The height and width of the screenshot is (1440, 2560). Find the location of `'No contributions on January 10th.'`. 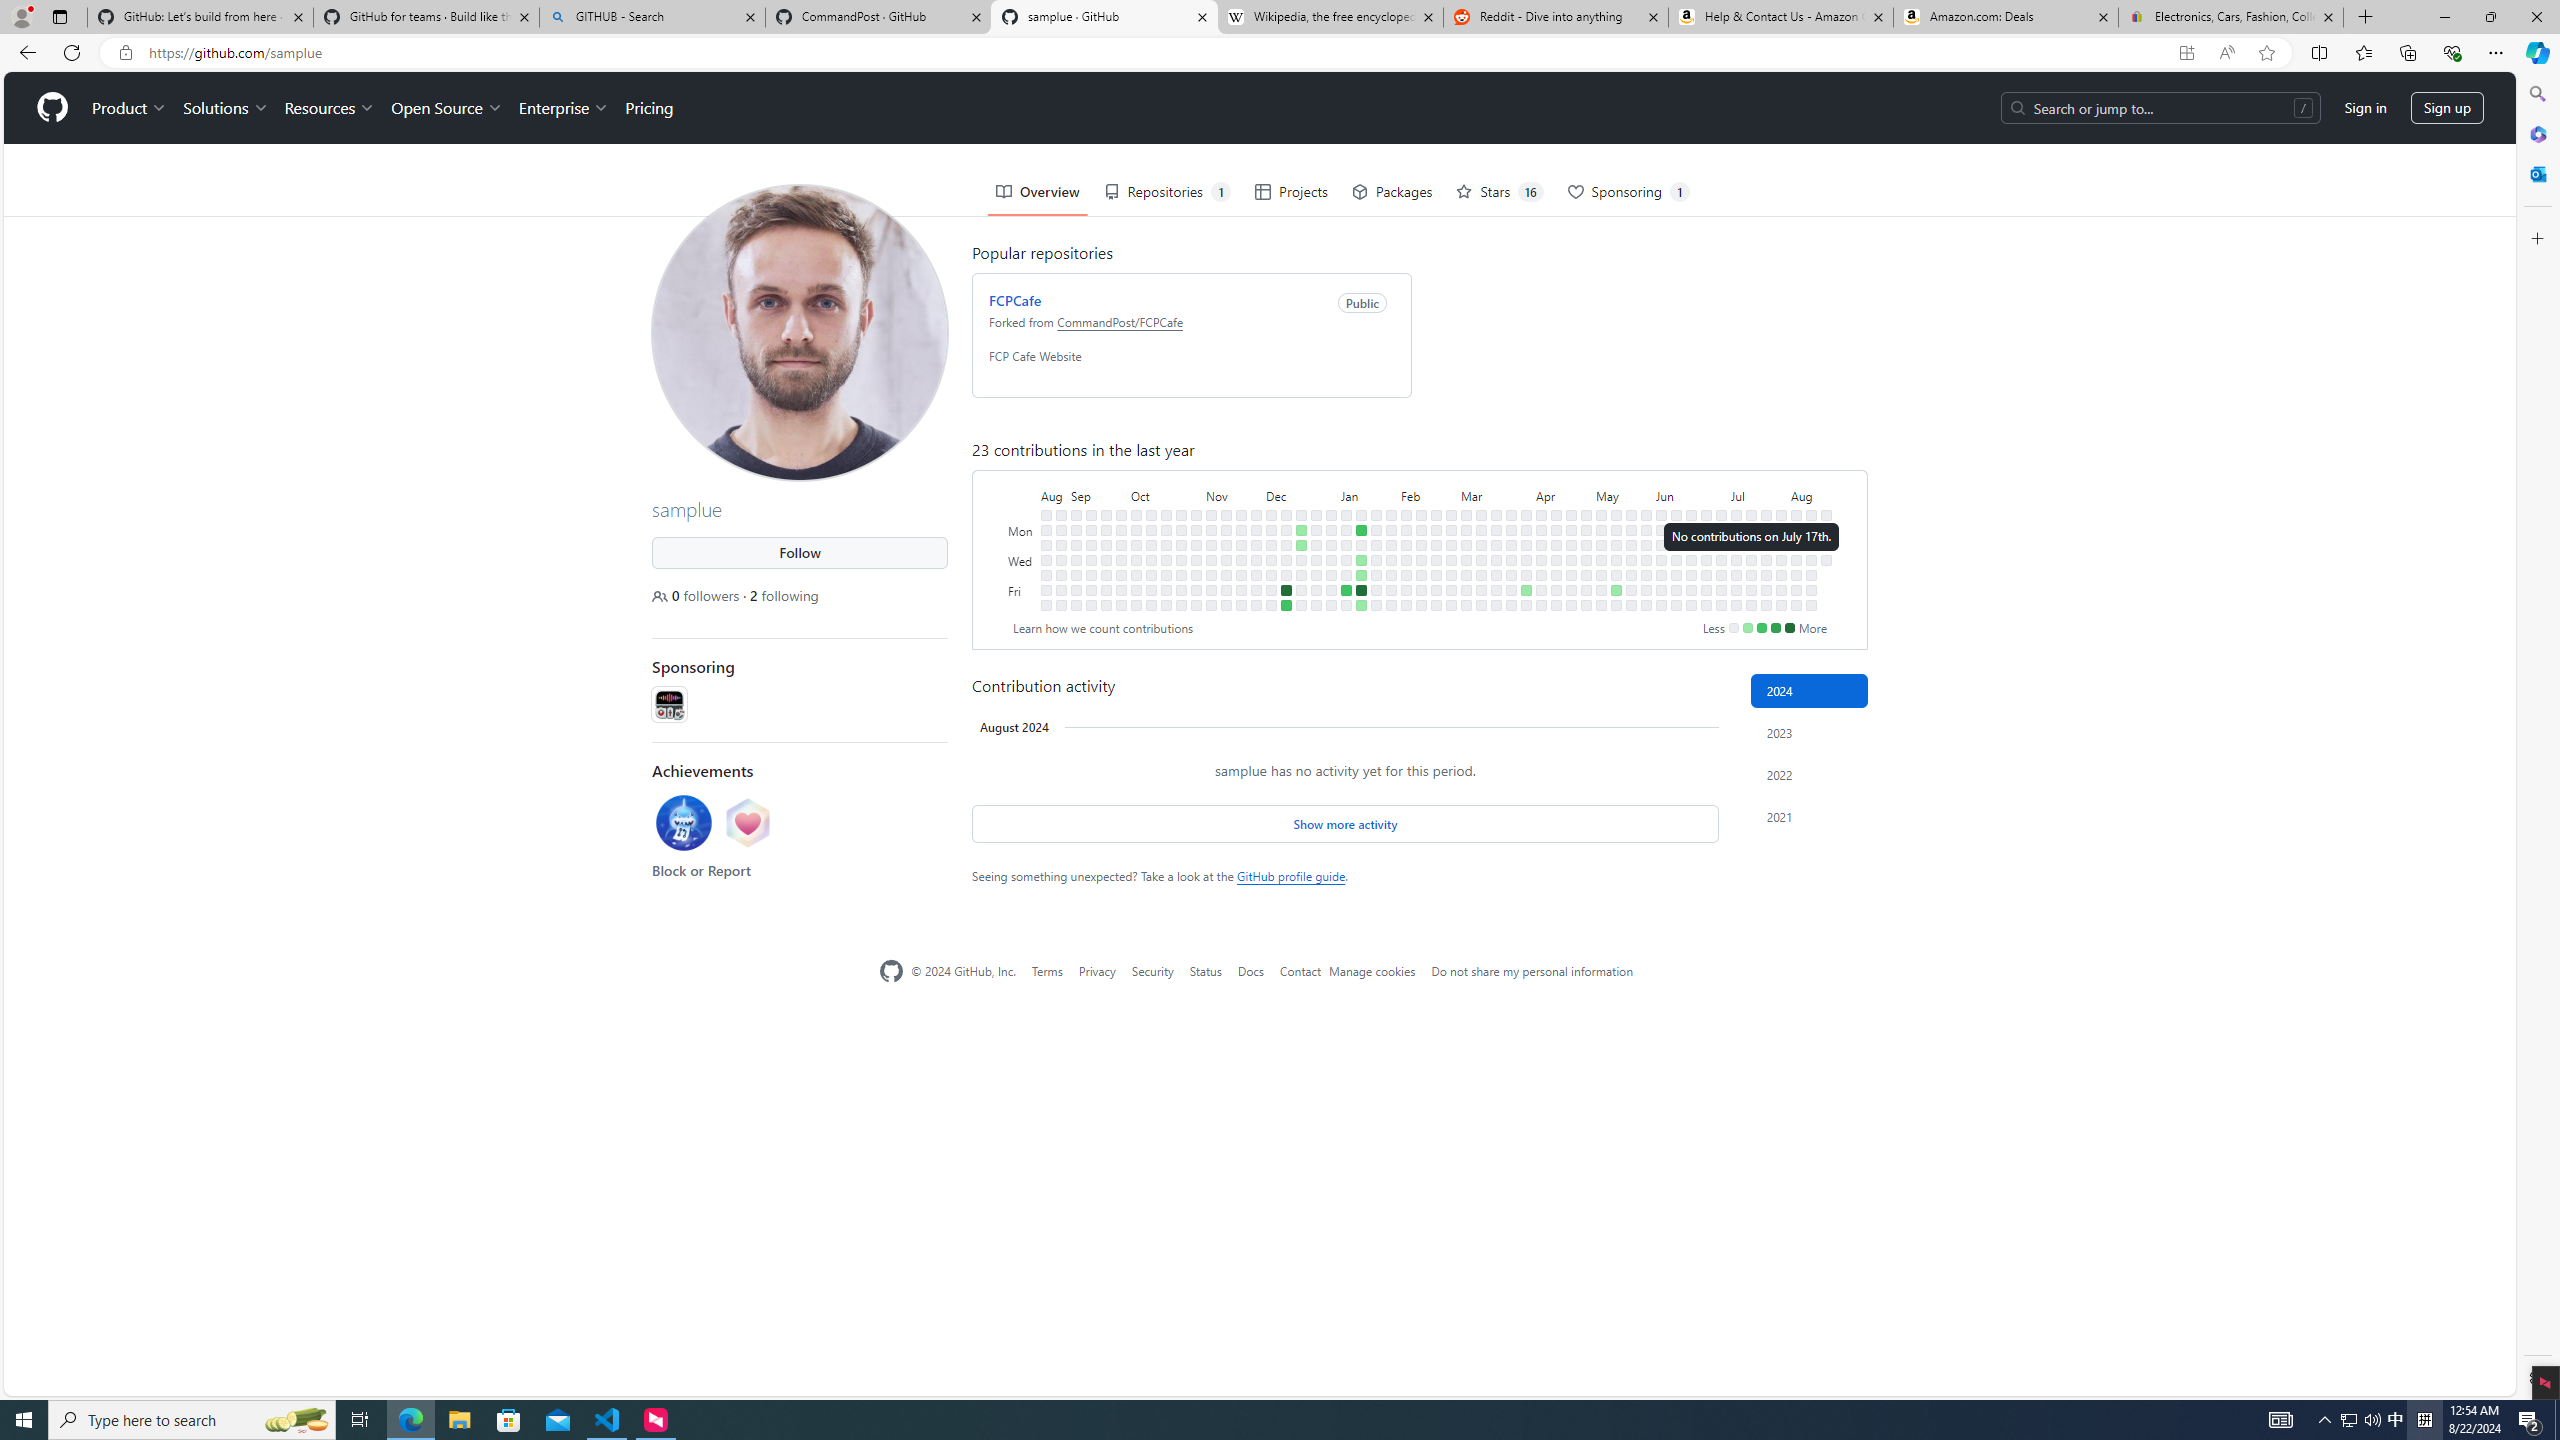

'No contributions on January 10th.' is located at coordinates (1345, 559).